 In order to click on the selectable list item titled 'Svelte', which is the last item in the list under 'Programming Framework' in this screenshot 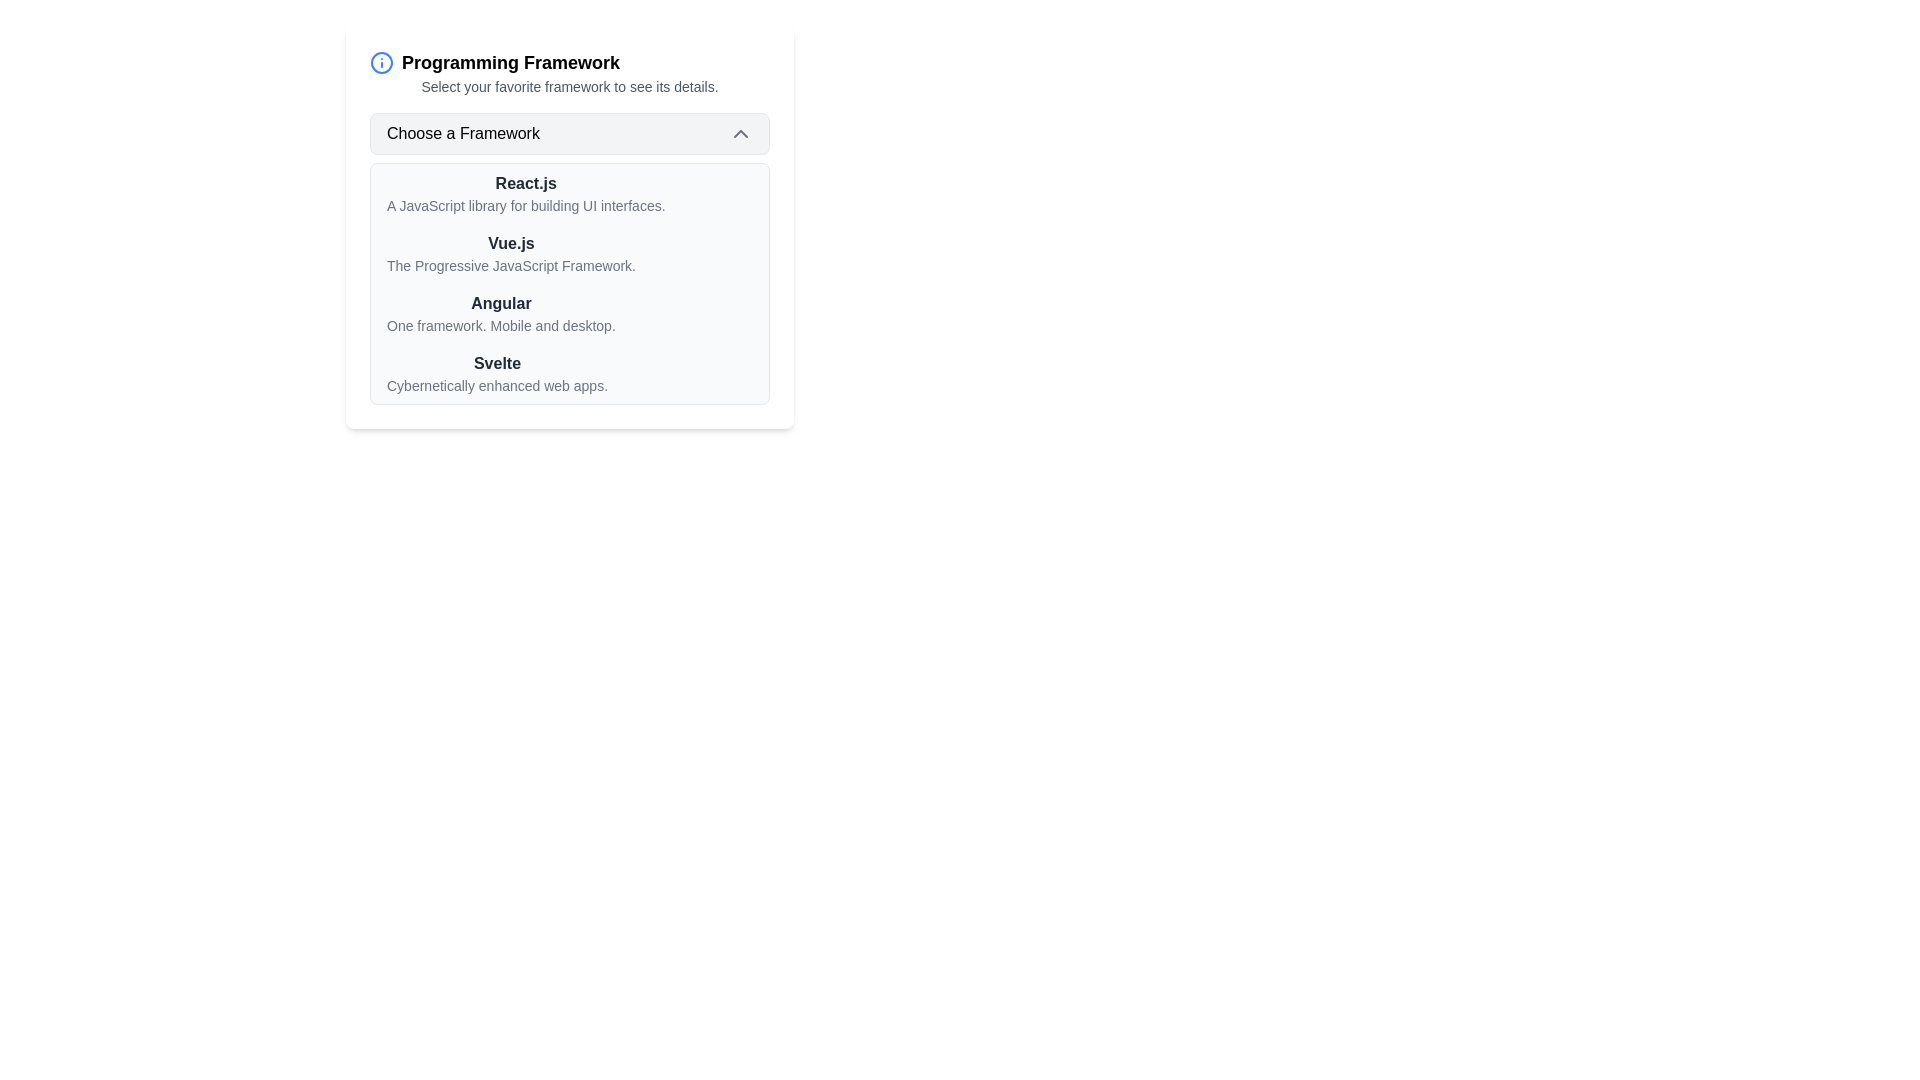, I will do `click(569, 374)`.